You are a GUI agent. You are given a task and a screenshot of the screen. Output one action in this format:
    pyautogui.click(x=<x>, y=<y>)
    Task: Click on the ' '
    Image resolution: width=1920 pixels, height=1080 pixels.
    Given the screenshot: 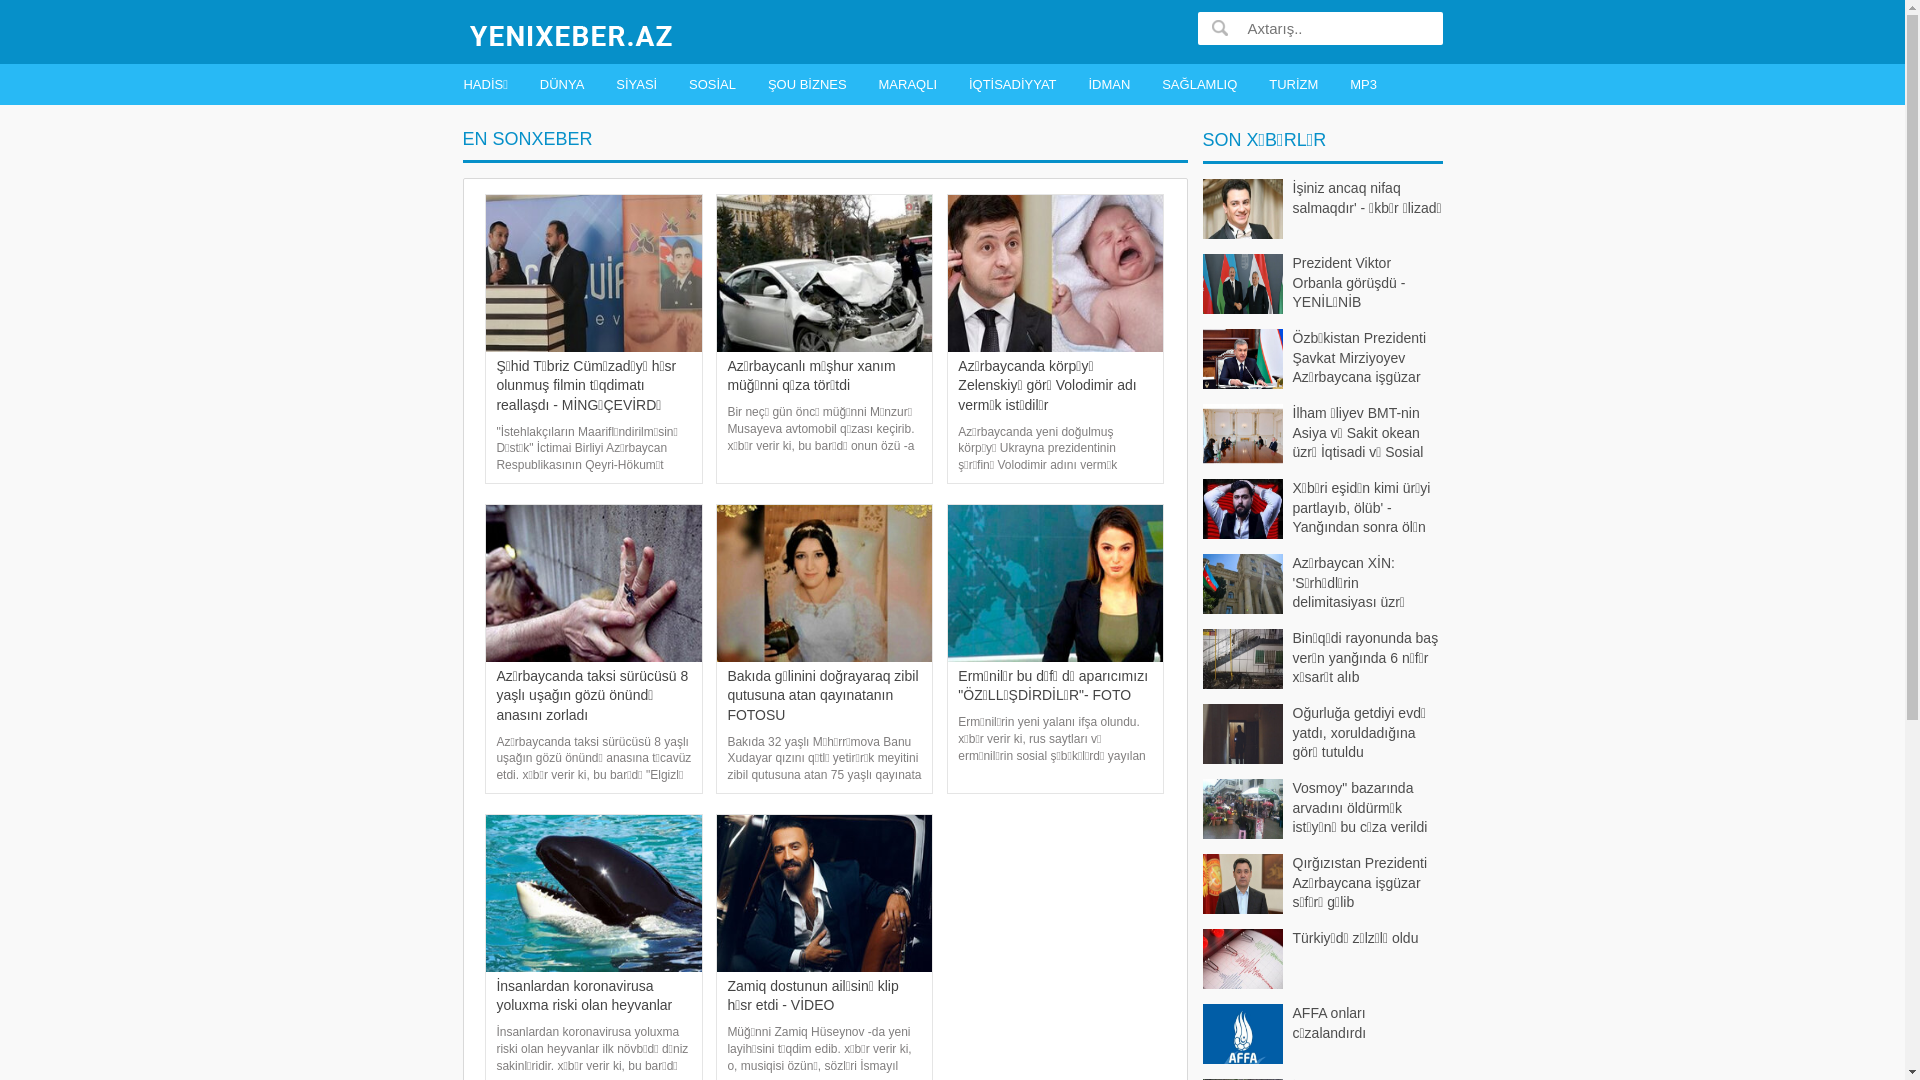 What is the action you would take?
    pyautogui.click(x=1219, y=27)
    